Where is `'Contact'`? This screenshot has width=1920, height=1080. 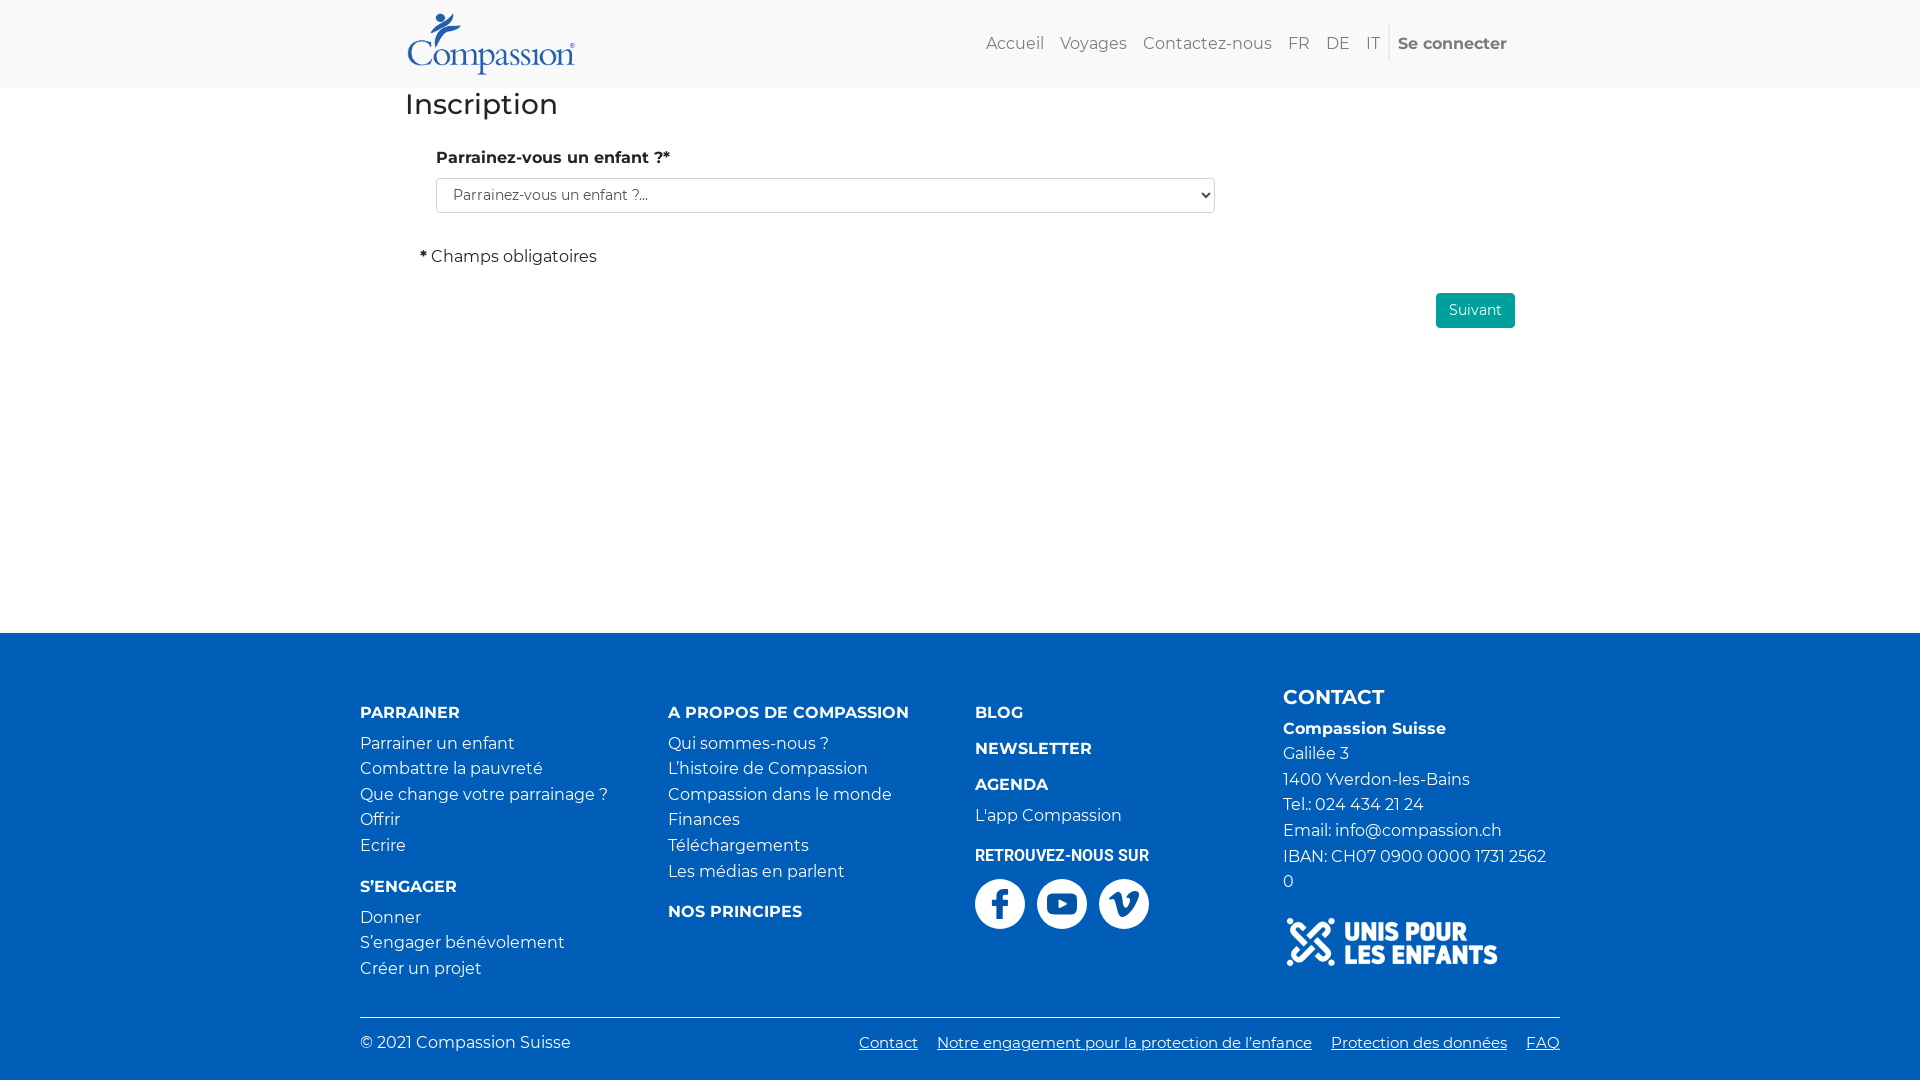
'Contact' is located at coordinates (887, 1041).